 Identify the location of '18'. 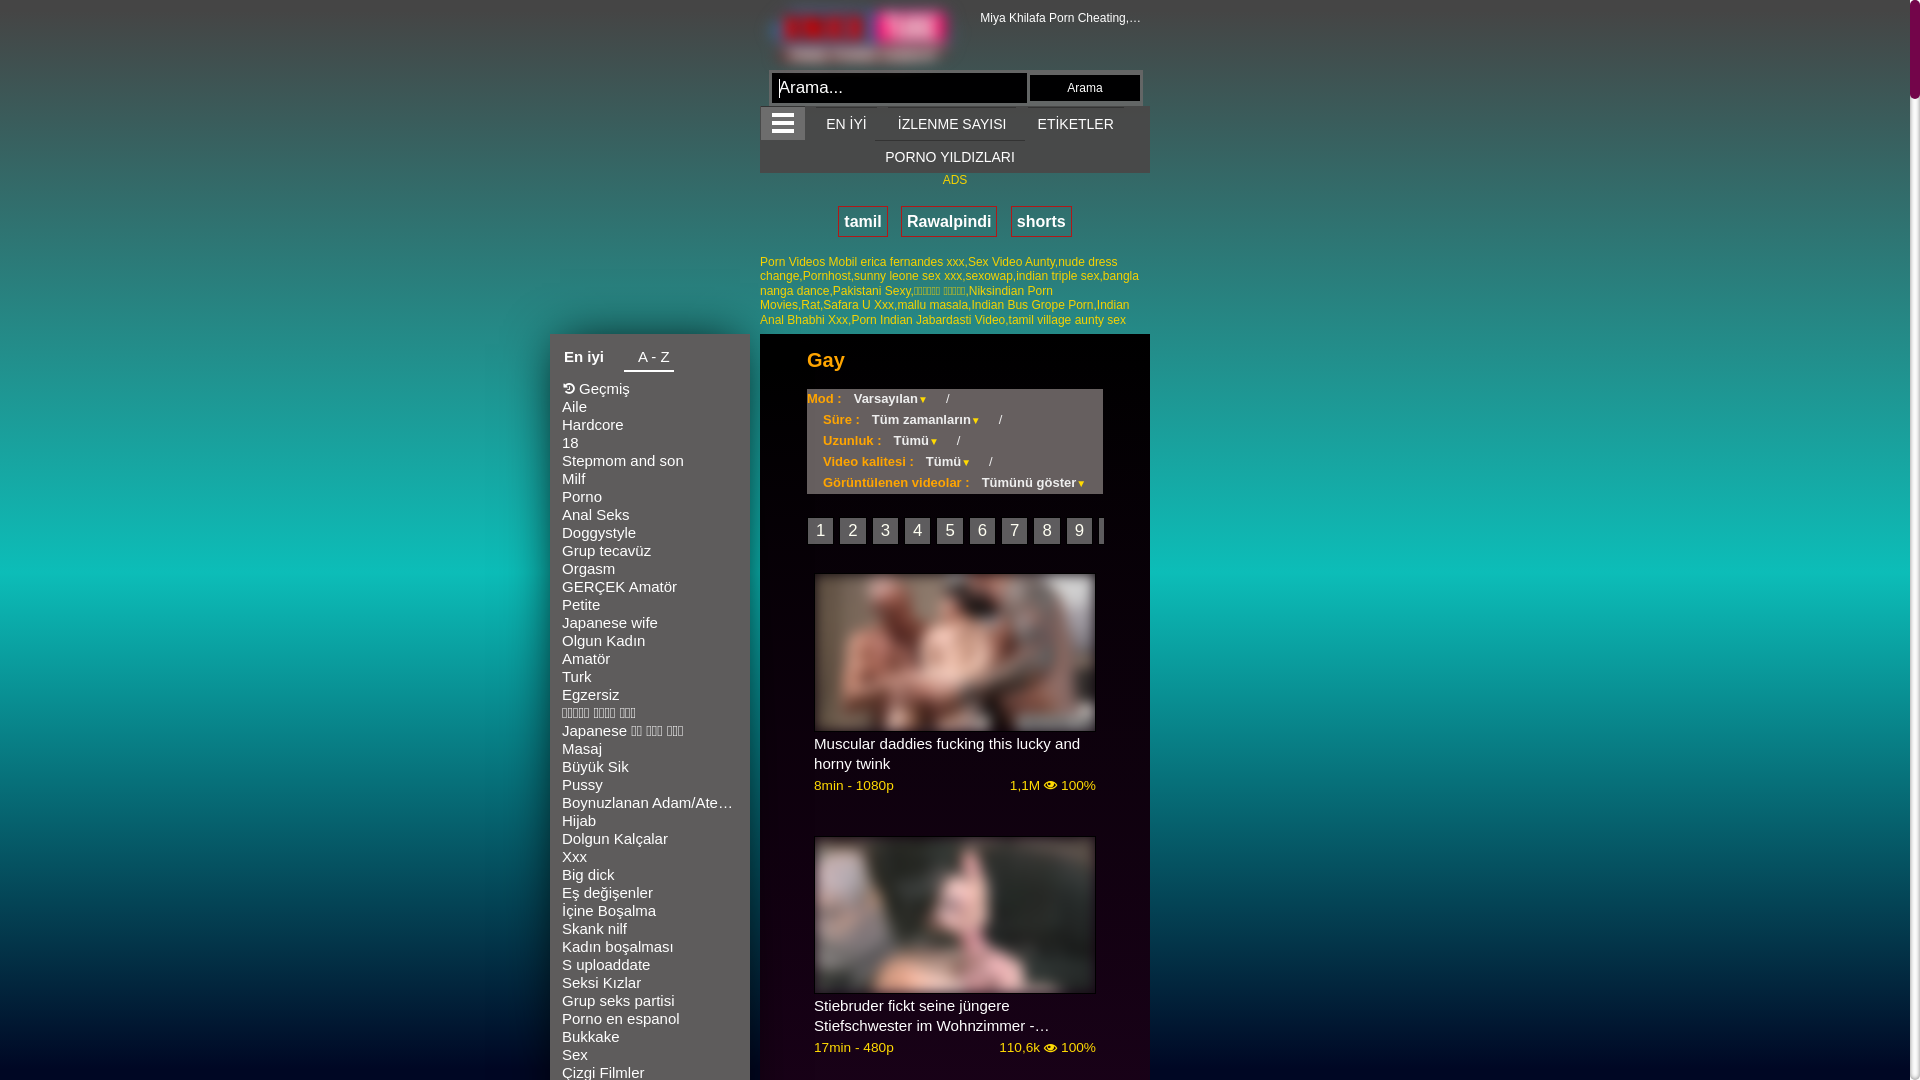
(649, 442).